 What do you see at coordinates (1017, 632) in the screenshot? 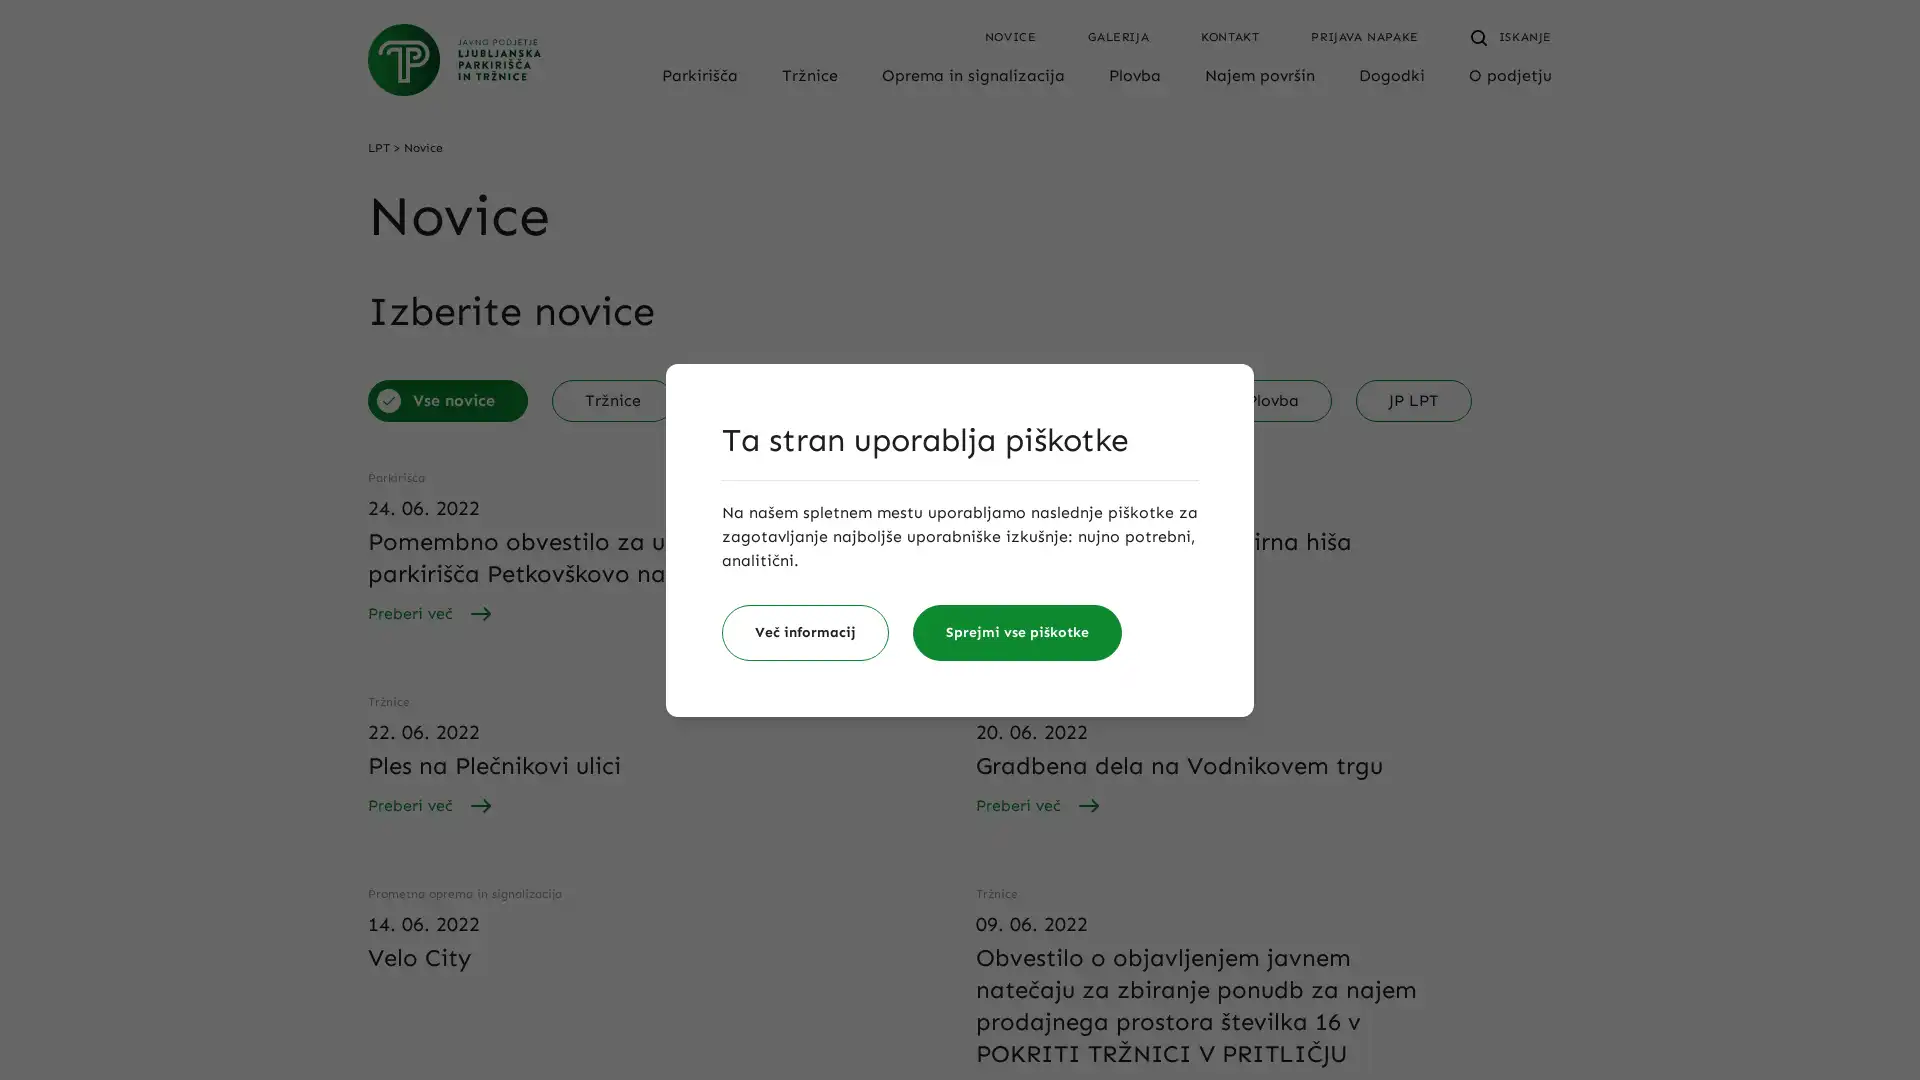
I see `Sprejmi vse piskotke` at bounding box center [1017, 632].